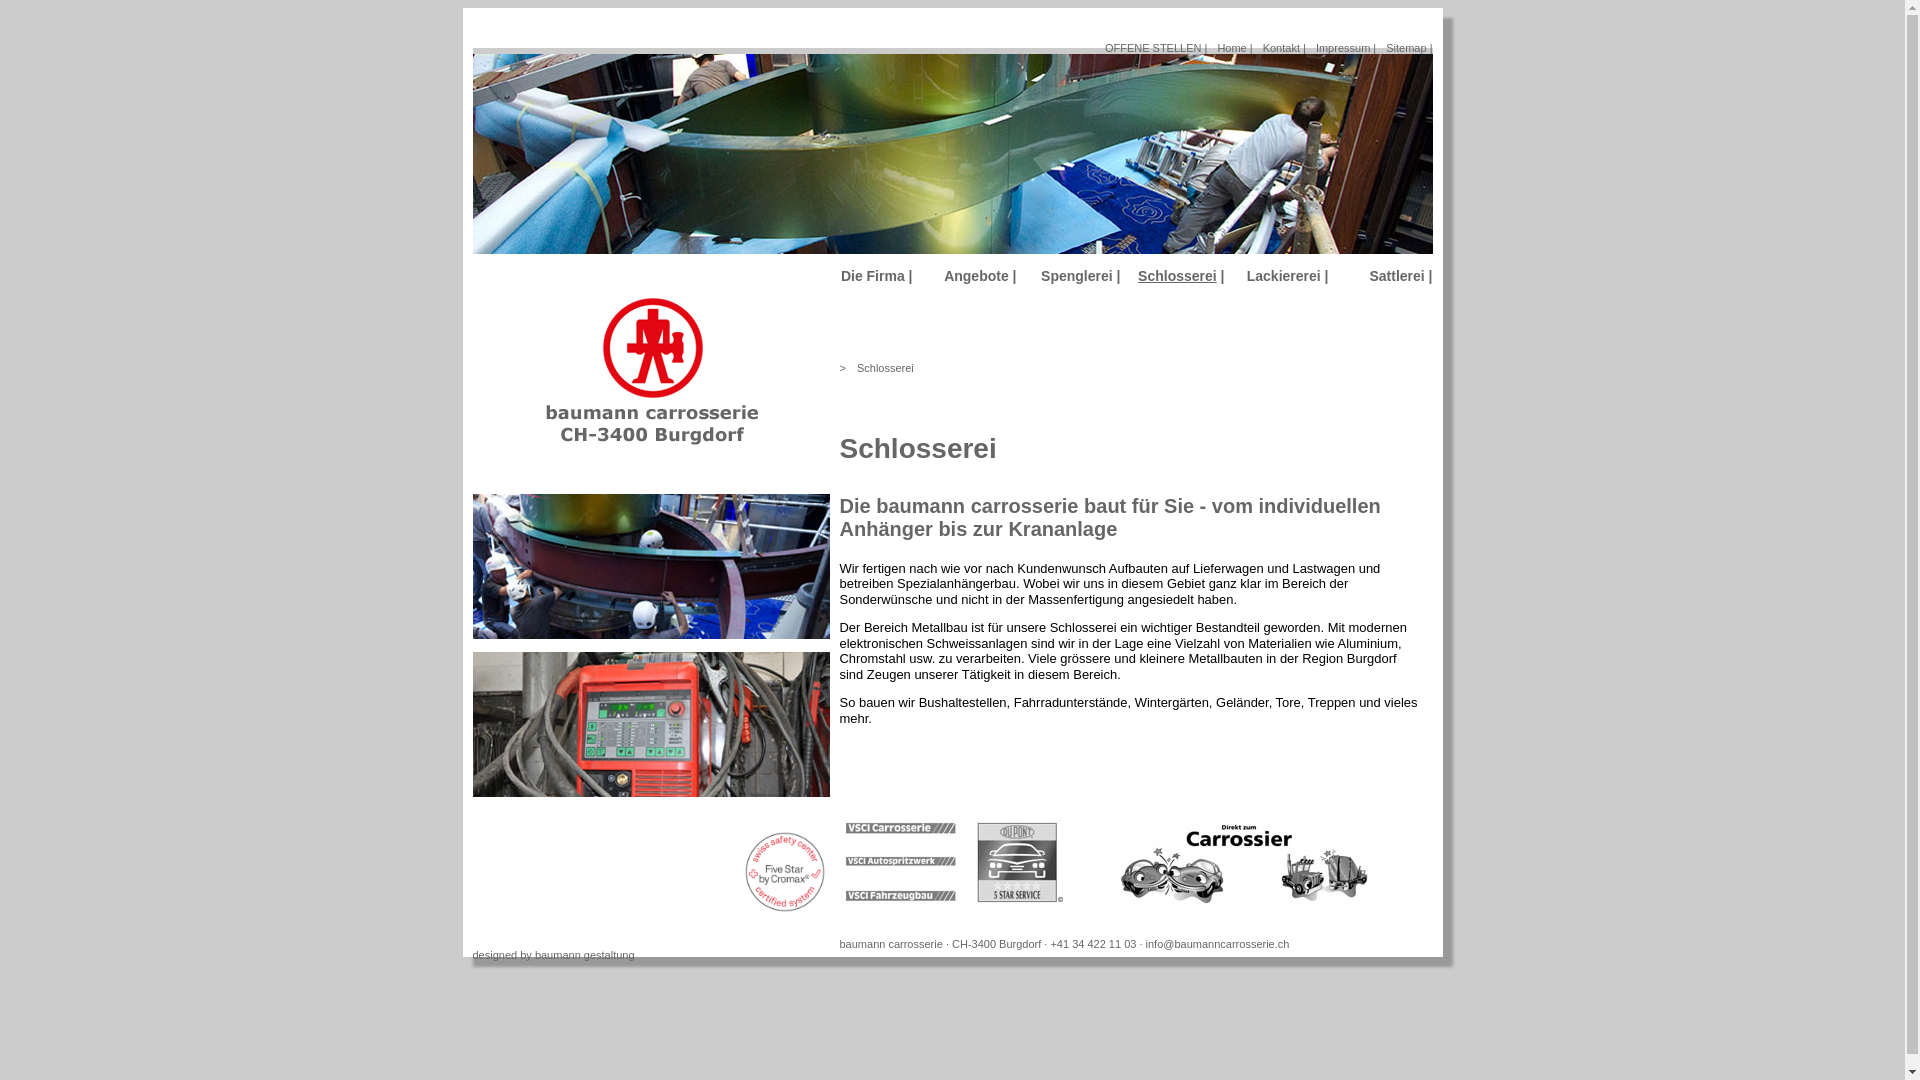 The height and width of the screenshot is (1080, 1920). What do you see at coordinates (1281, 46) in the screenshot?
I see `'Kontakt'` at bounding box center [1281, 46].